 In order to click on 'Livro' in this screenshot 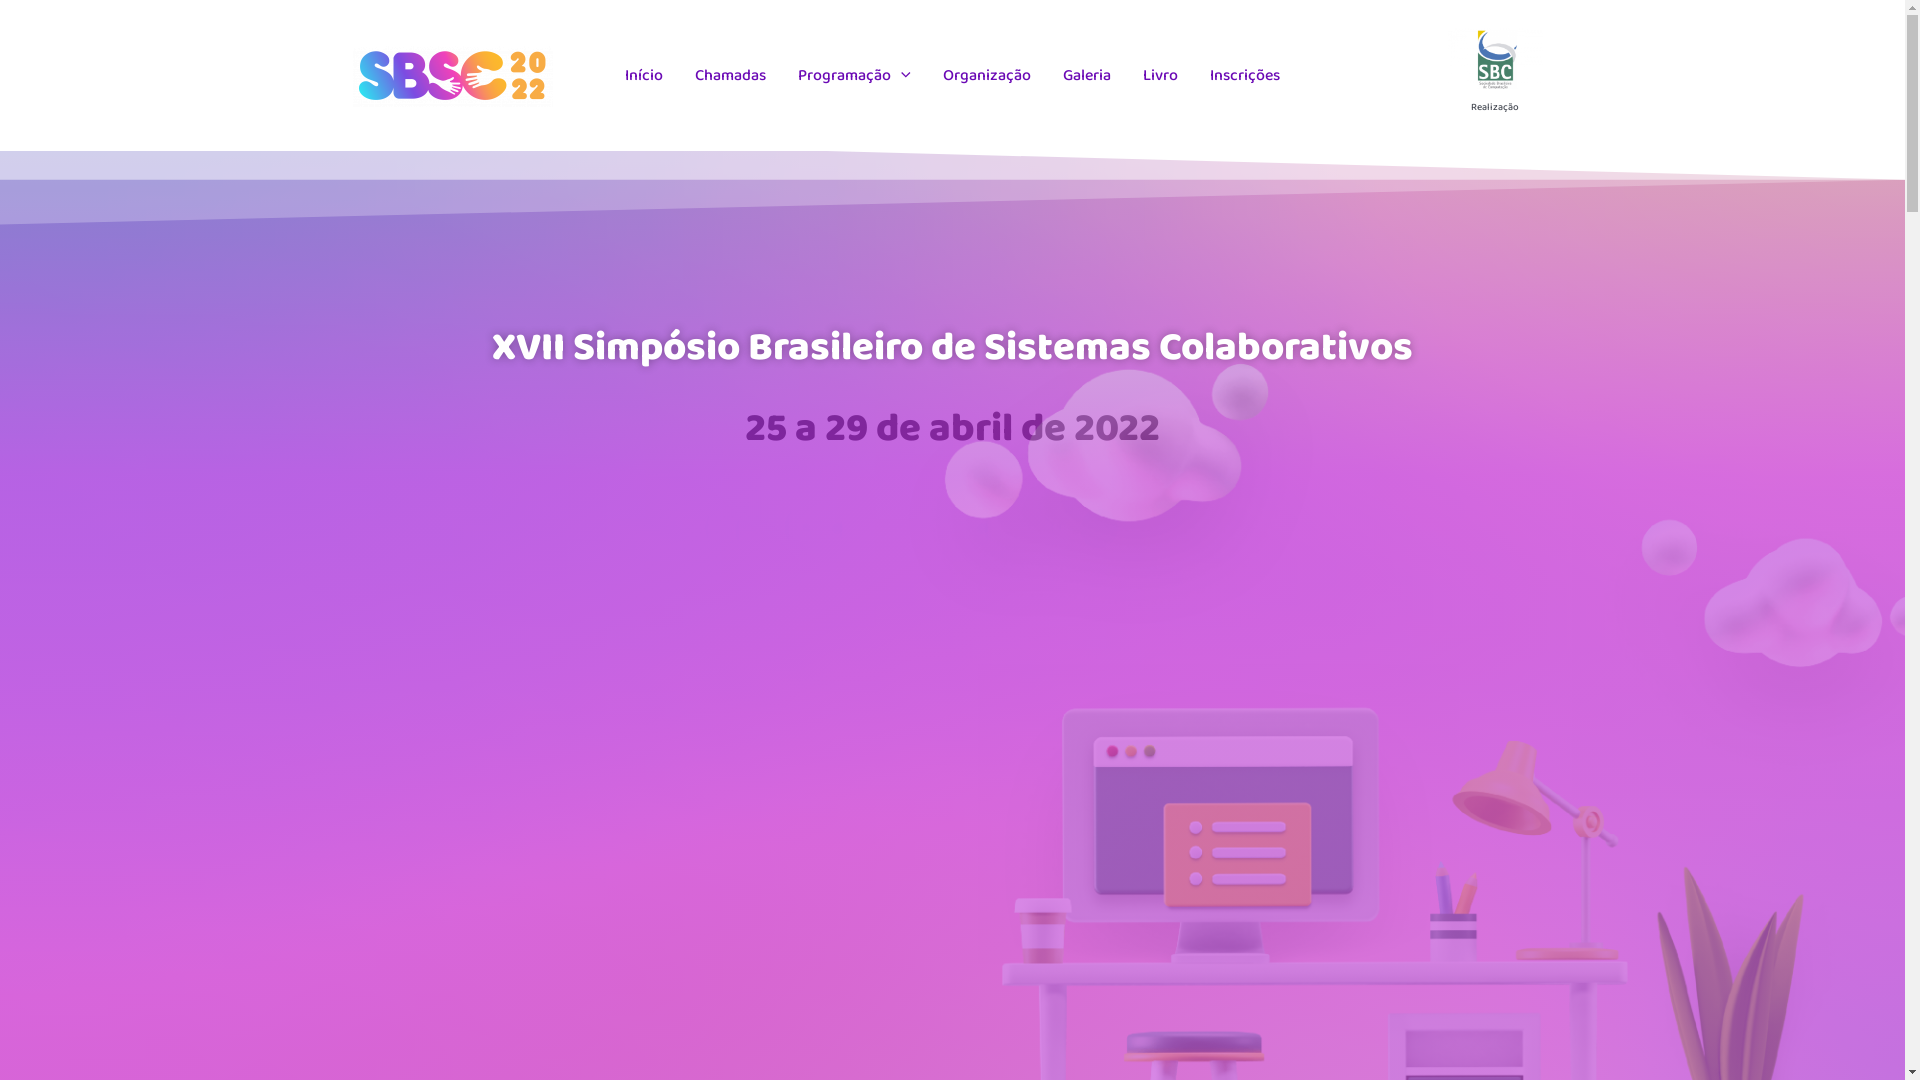, I will do `click(1160, 75)`.